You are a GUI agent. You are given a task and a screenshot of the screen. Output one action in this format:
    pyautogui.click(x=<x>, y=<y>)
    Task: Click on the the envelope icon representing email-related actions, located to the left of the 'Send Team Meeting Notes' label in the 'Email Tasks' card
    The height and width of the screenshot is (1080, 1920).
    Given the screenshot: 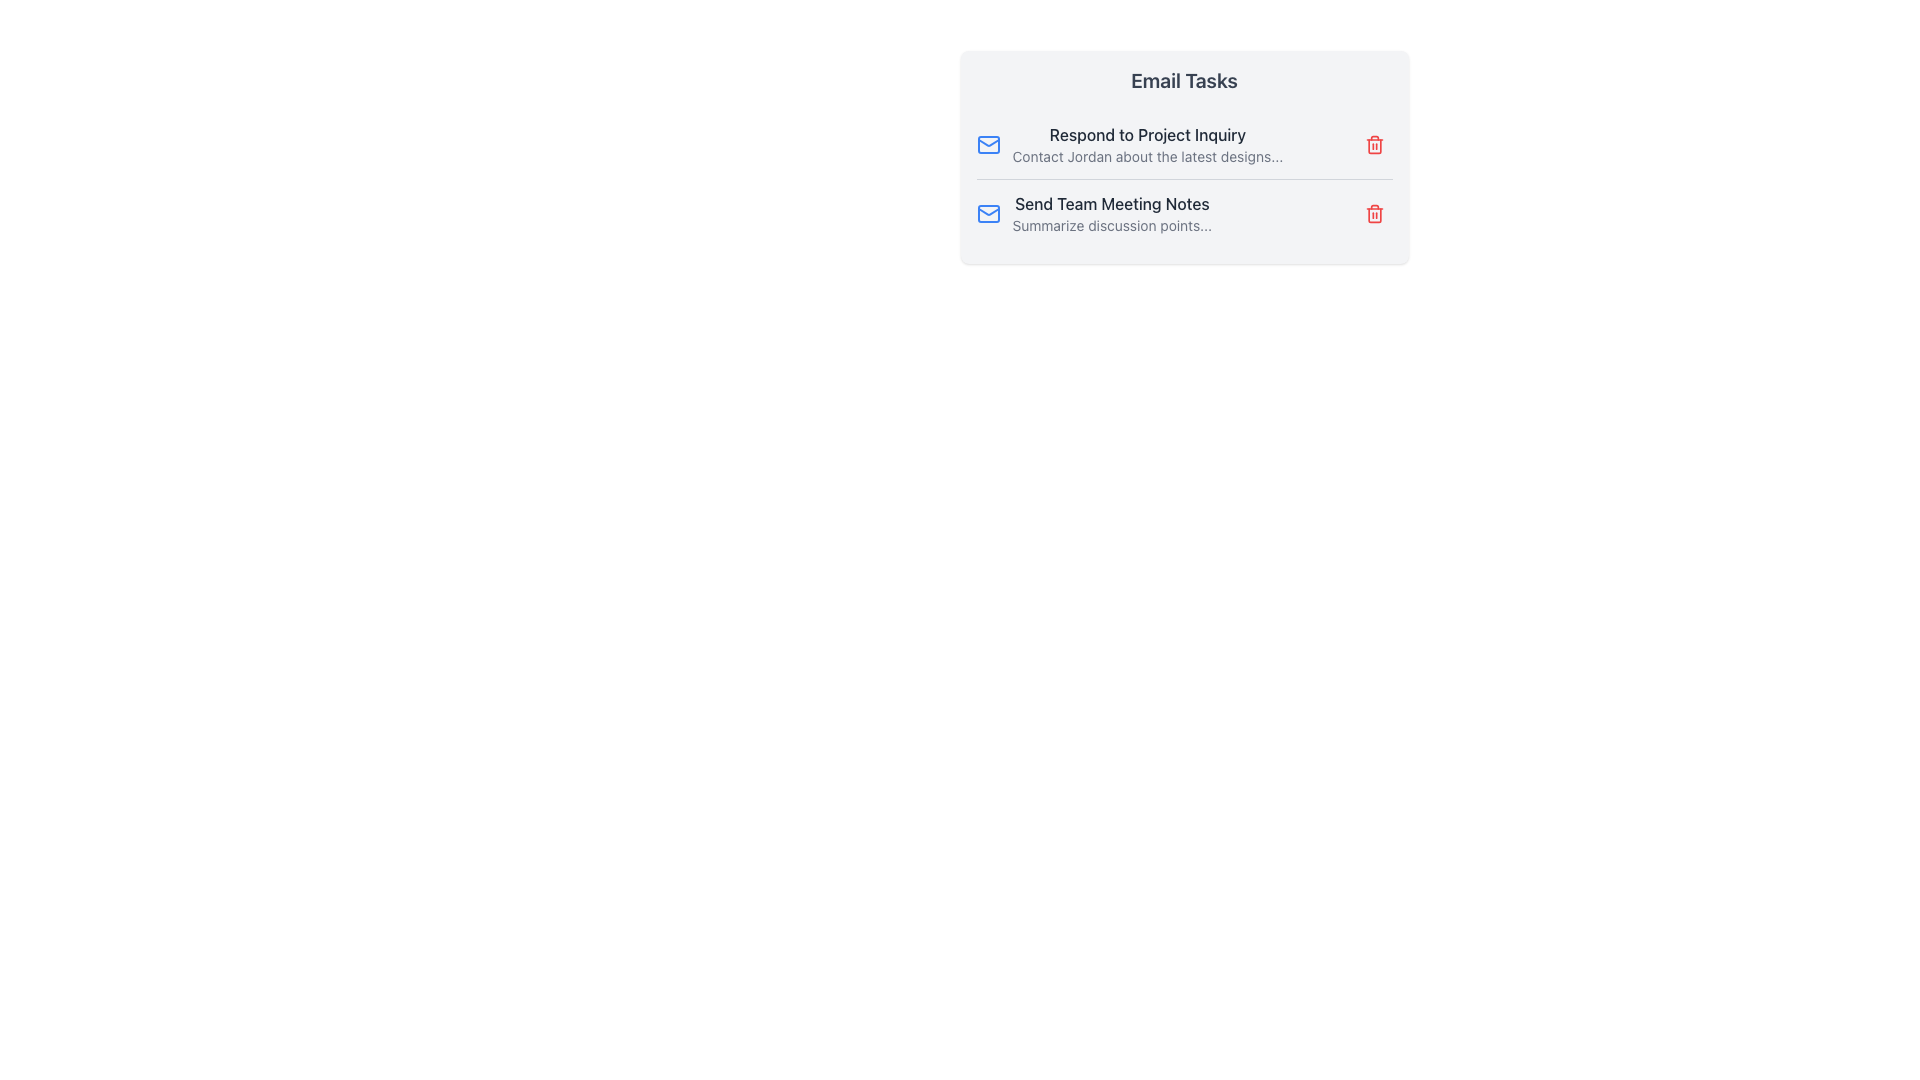 What is the action you would take?
    pyautogui.click(x=988, y=141)
    